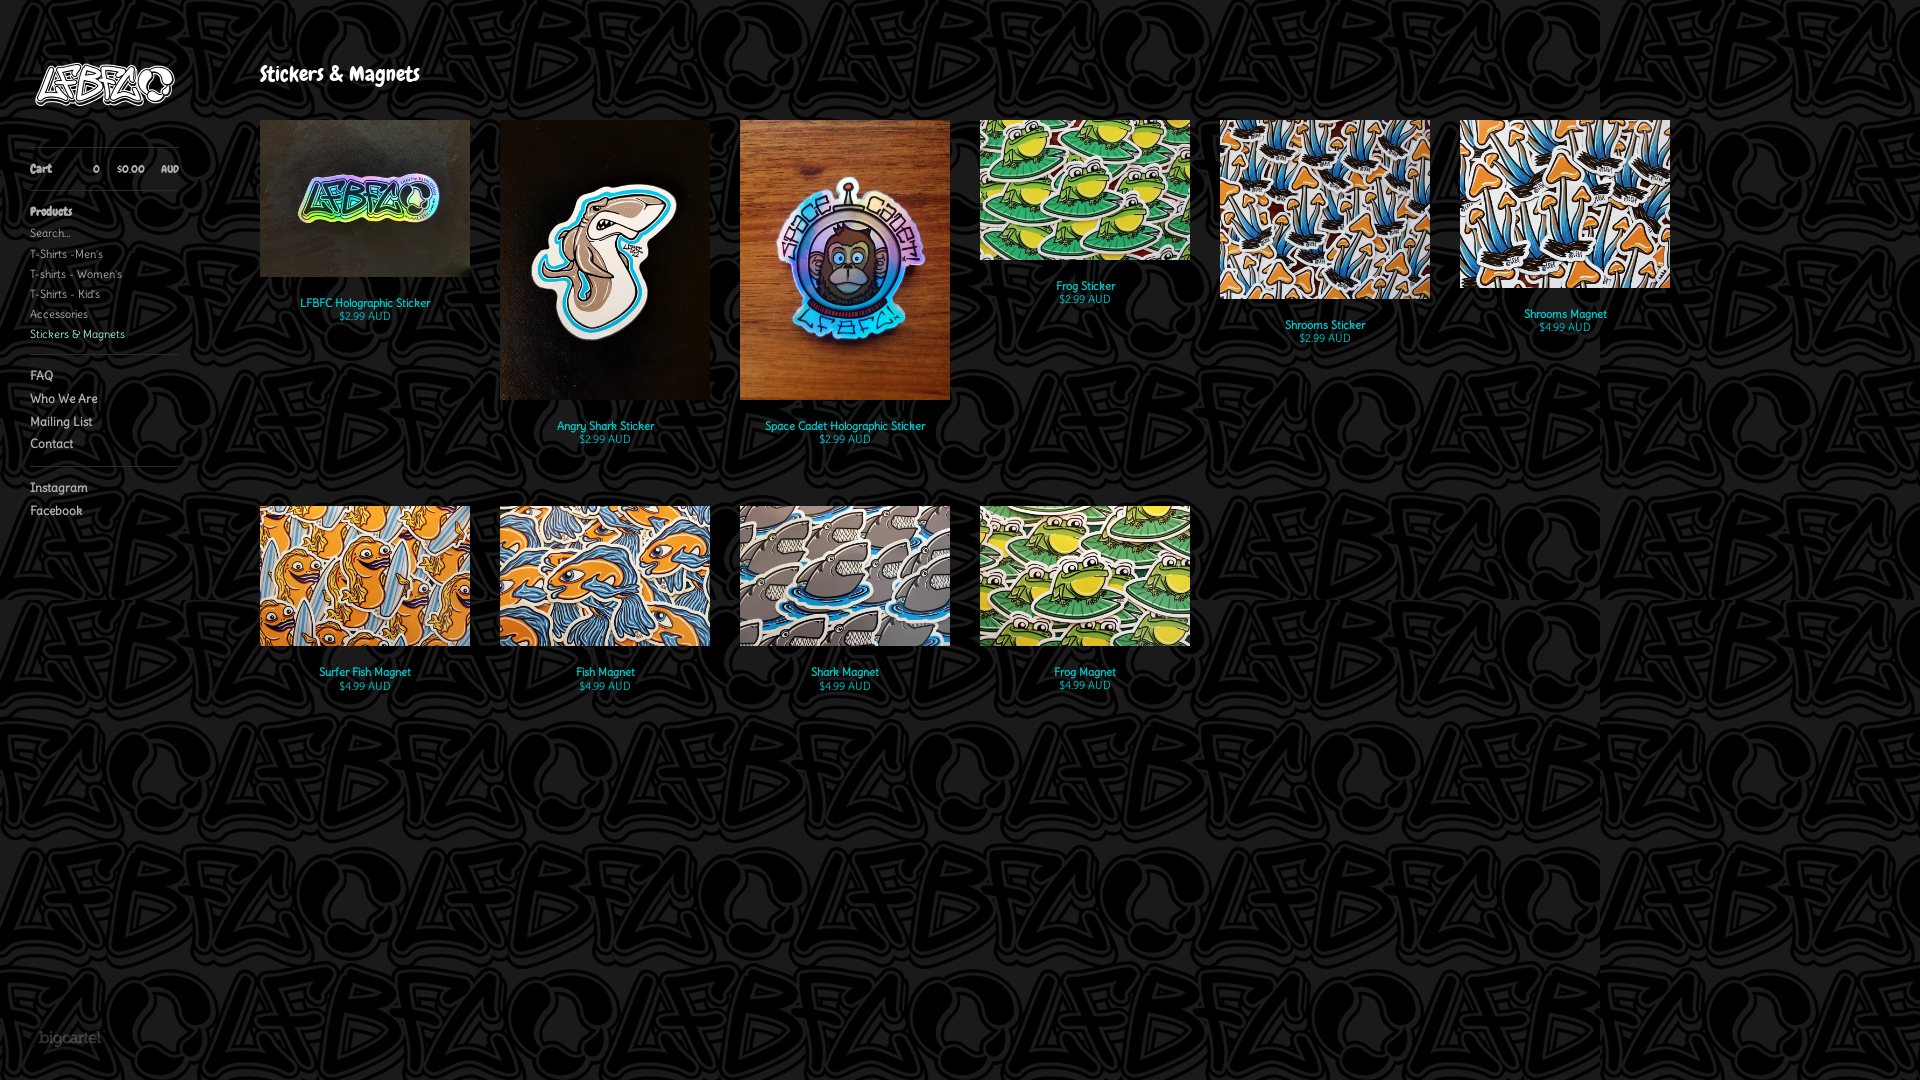 The image size is (1920, 1080). I want to click on 'T-Shirts -Men's', so click(103, 253).